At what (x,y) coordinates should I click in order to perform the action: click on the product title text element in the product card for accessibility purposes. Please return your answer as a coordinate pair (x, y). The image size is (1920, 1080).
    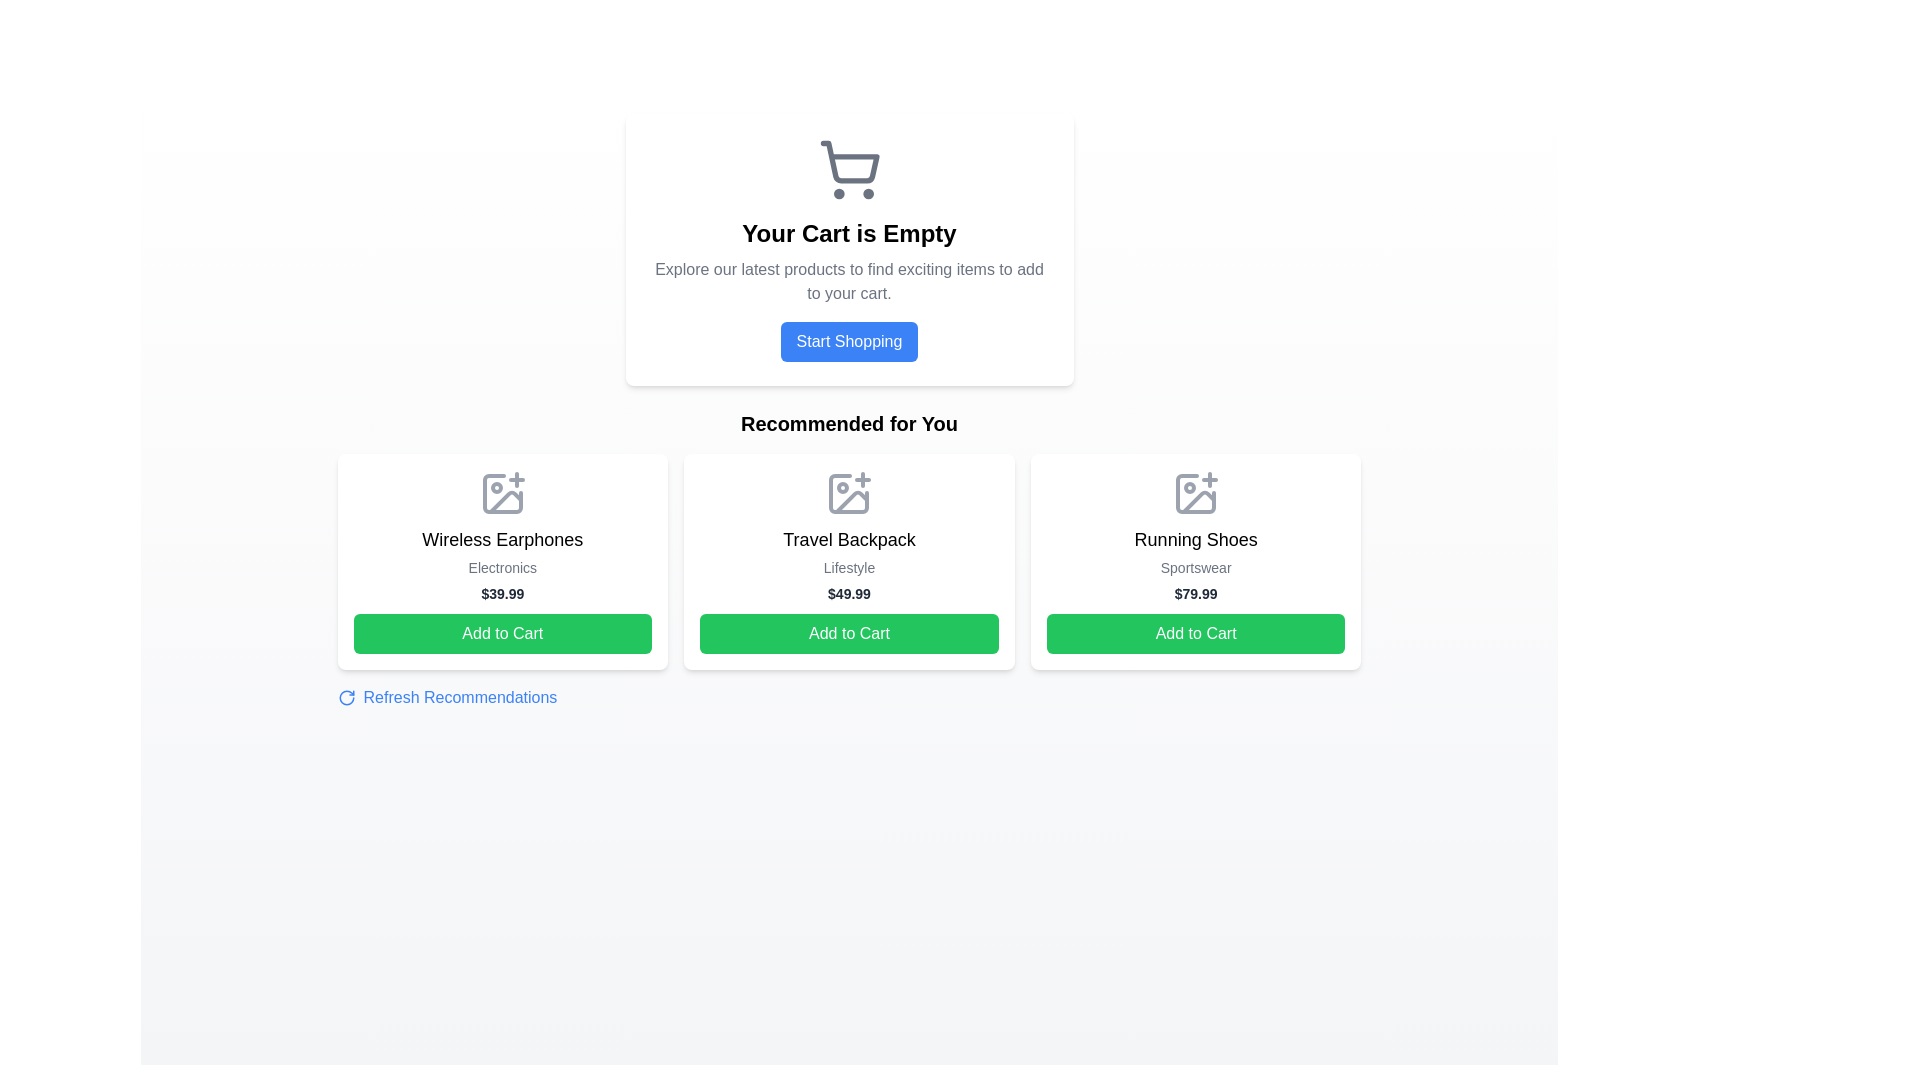
    Looking at the image, I should click on (502, 540).